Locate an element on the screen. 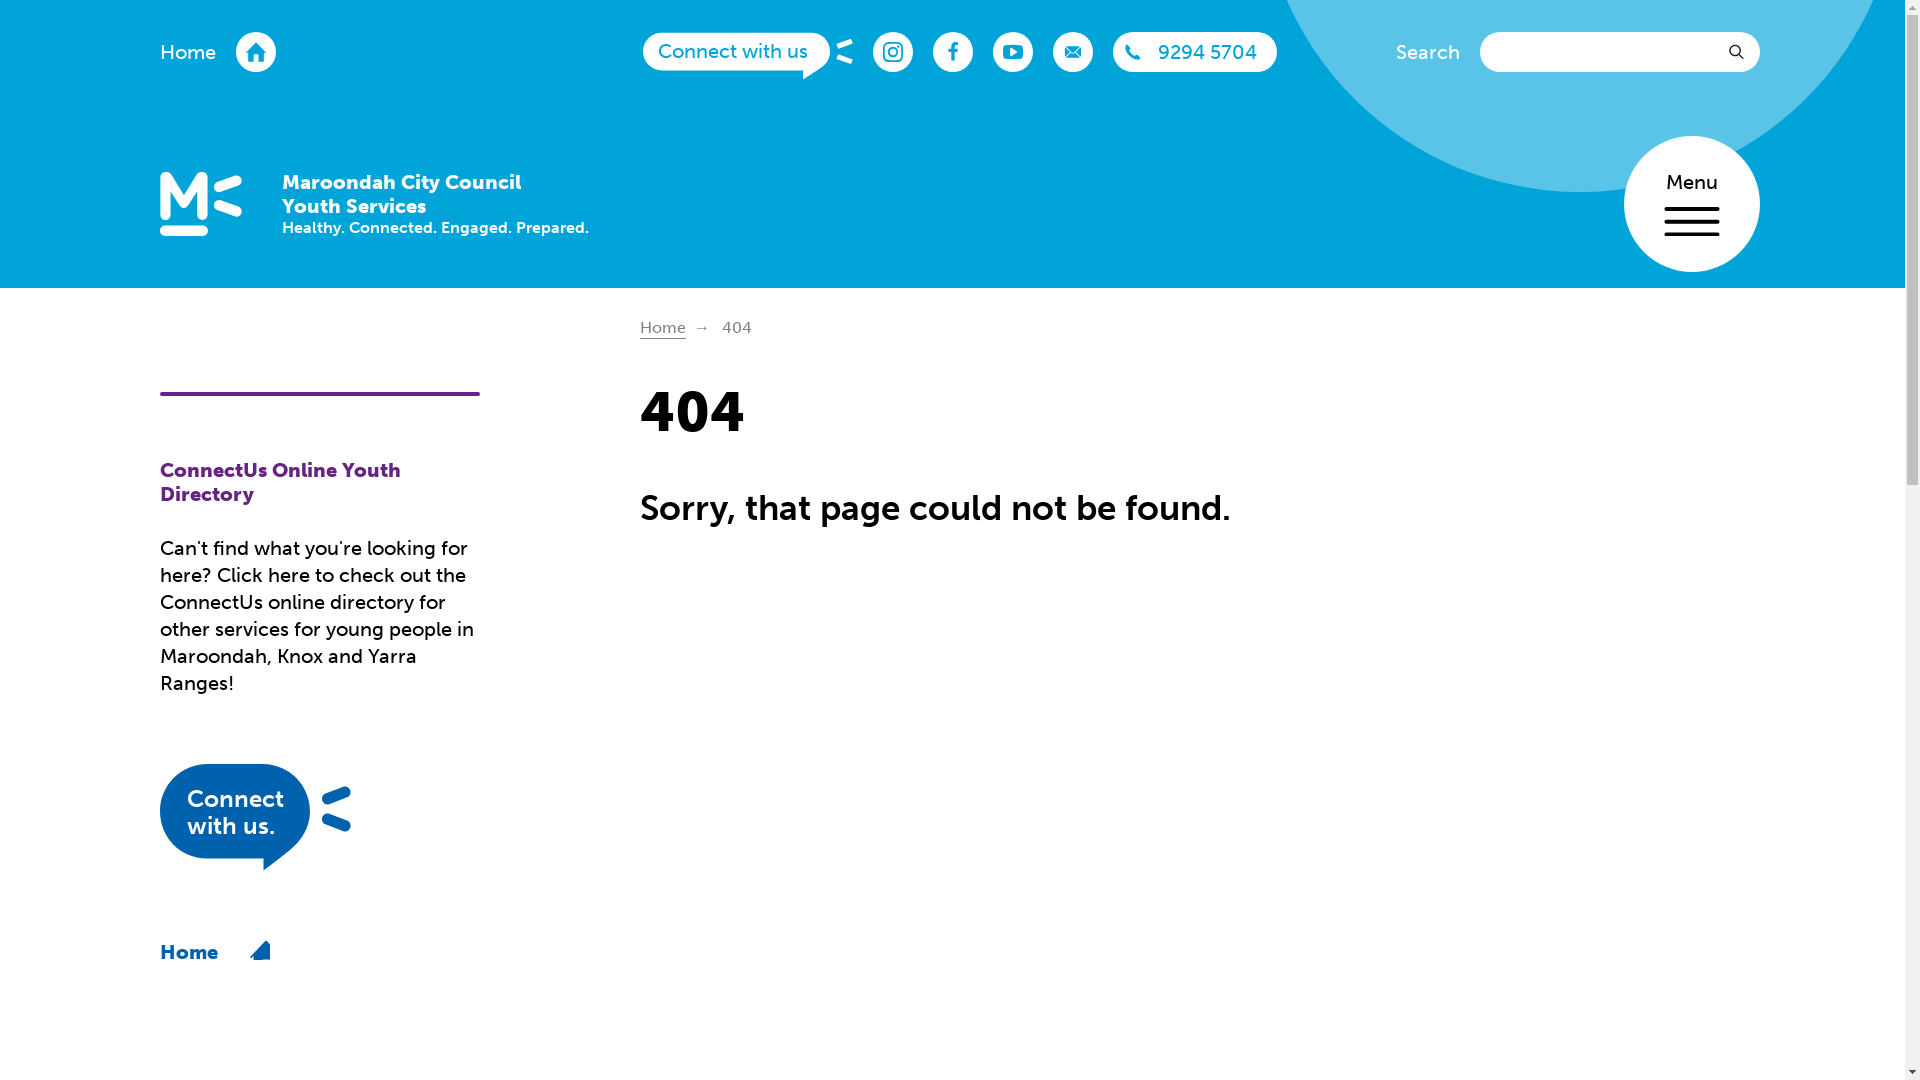 This screenshot has height=1080, width=1920. 'Connect is located at coordinates (288, 820).